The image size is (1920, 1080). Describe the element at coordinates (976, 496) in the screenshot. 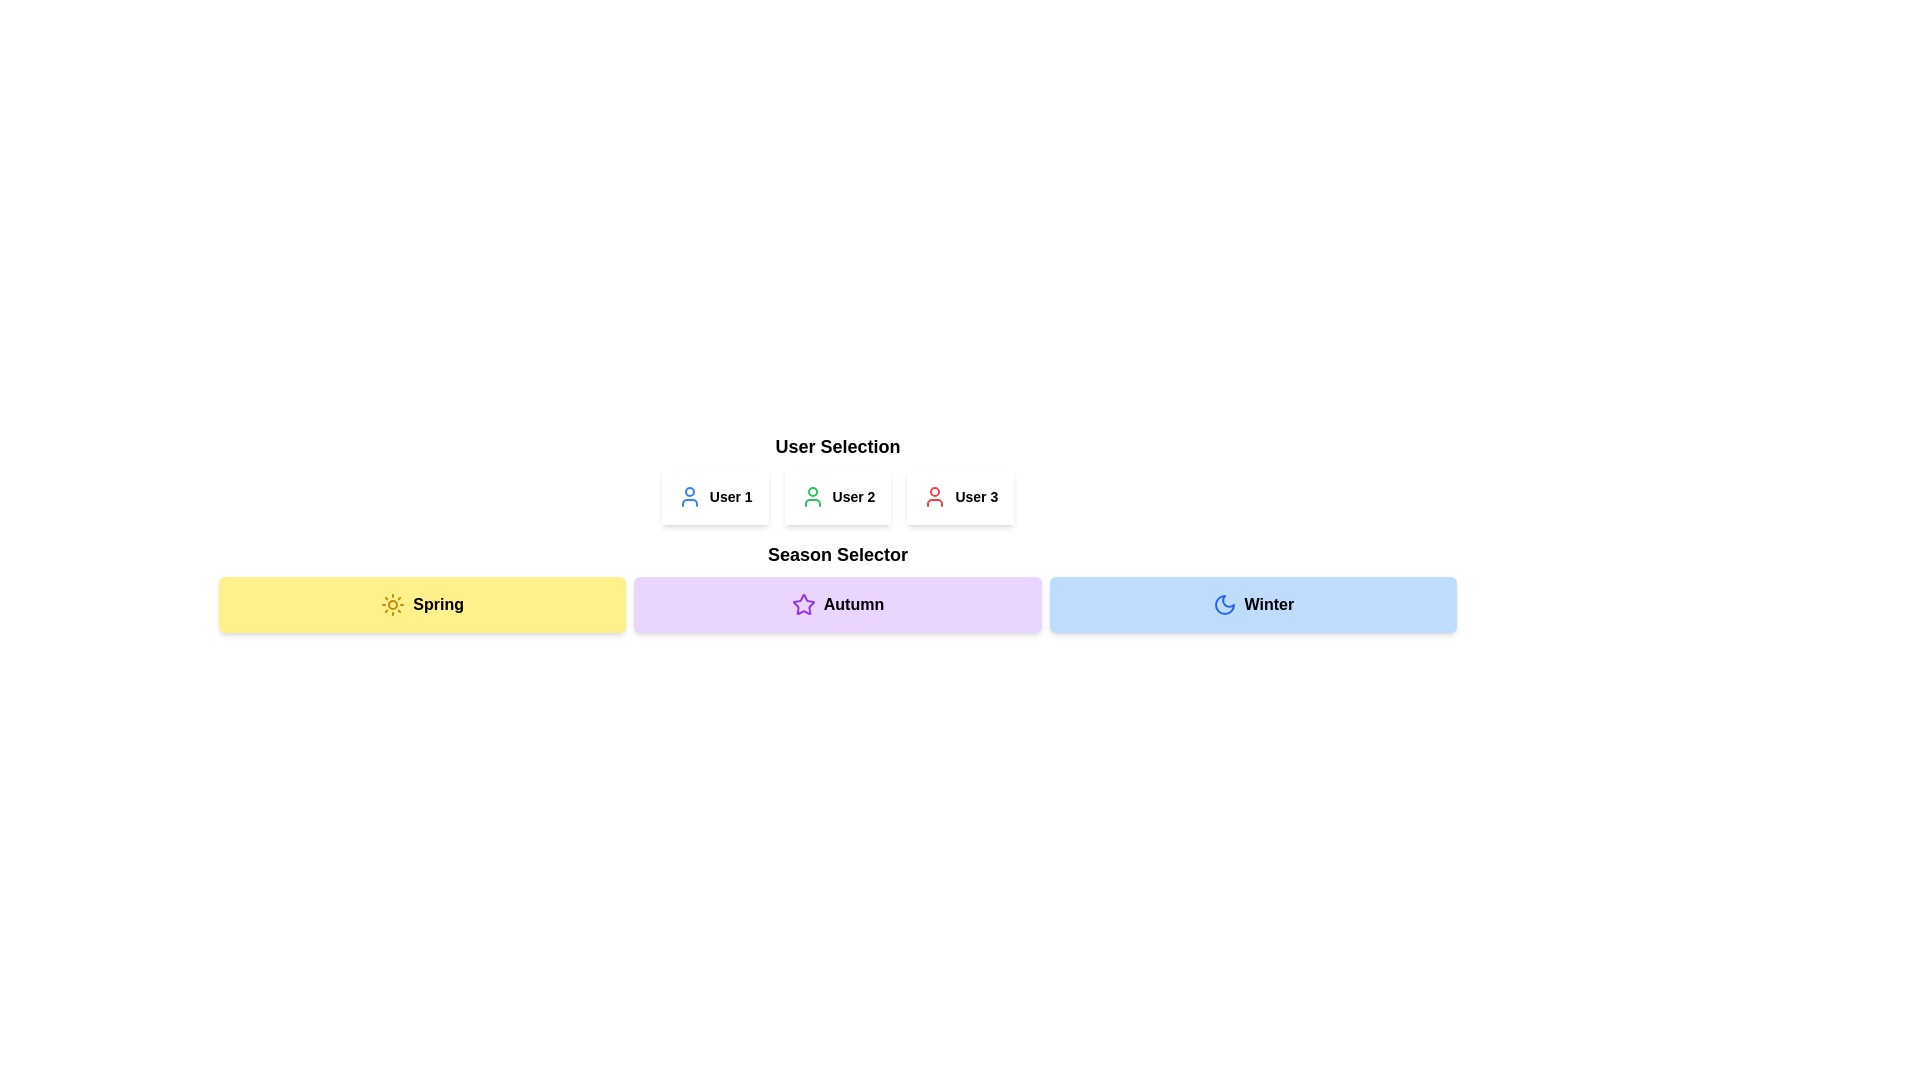

I see `the text element displaying 'User 3', which is the last of the three user selectors in the 'User Selection' component` at that location.